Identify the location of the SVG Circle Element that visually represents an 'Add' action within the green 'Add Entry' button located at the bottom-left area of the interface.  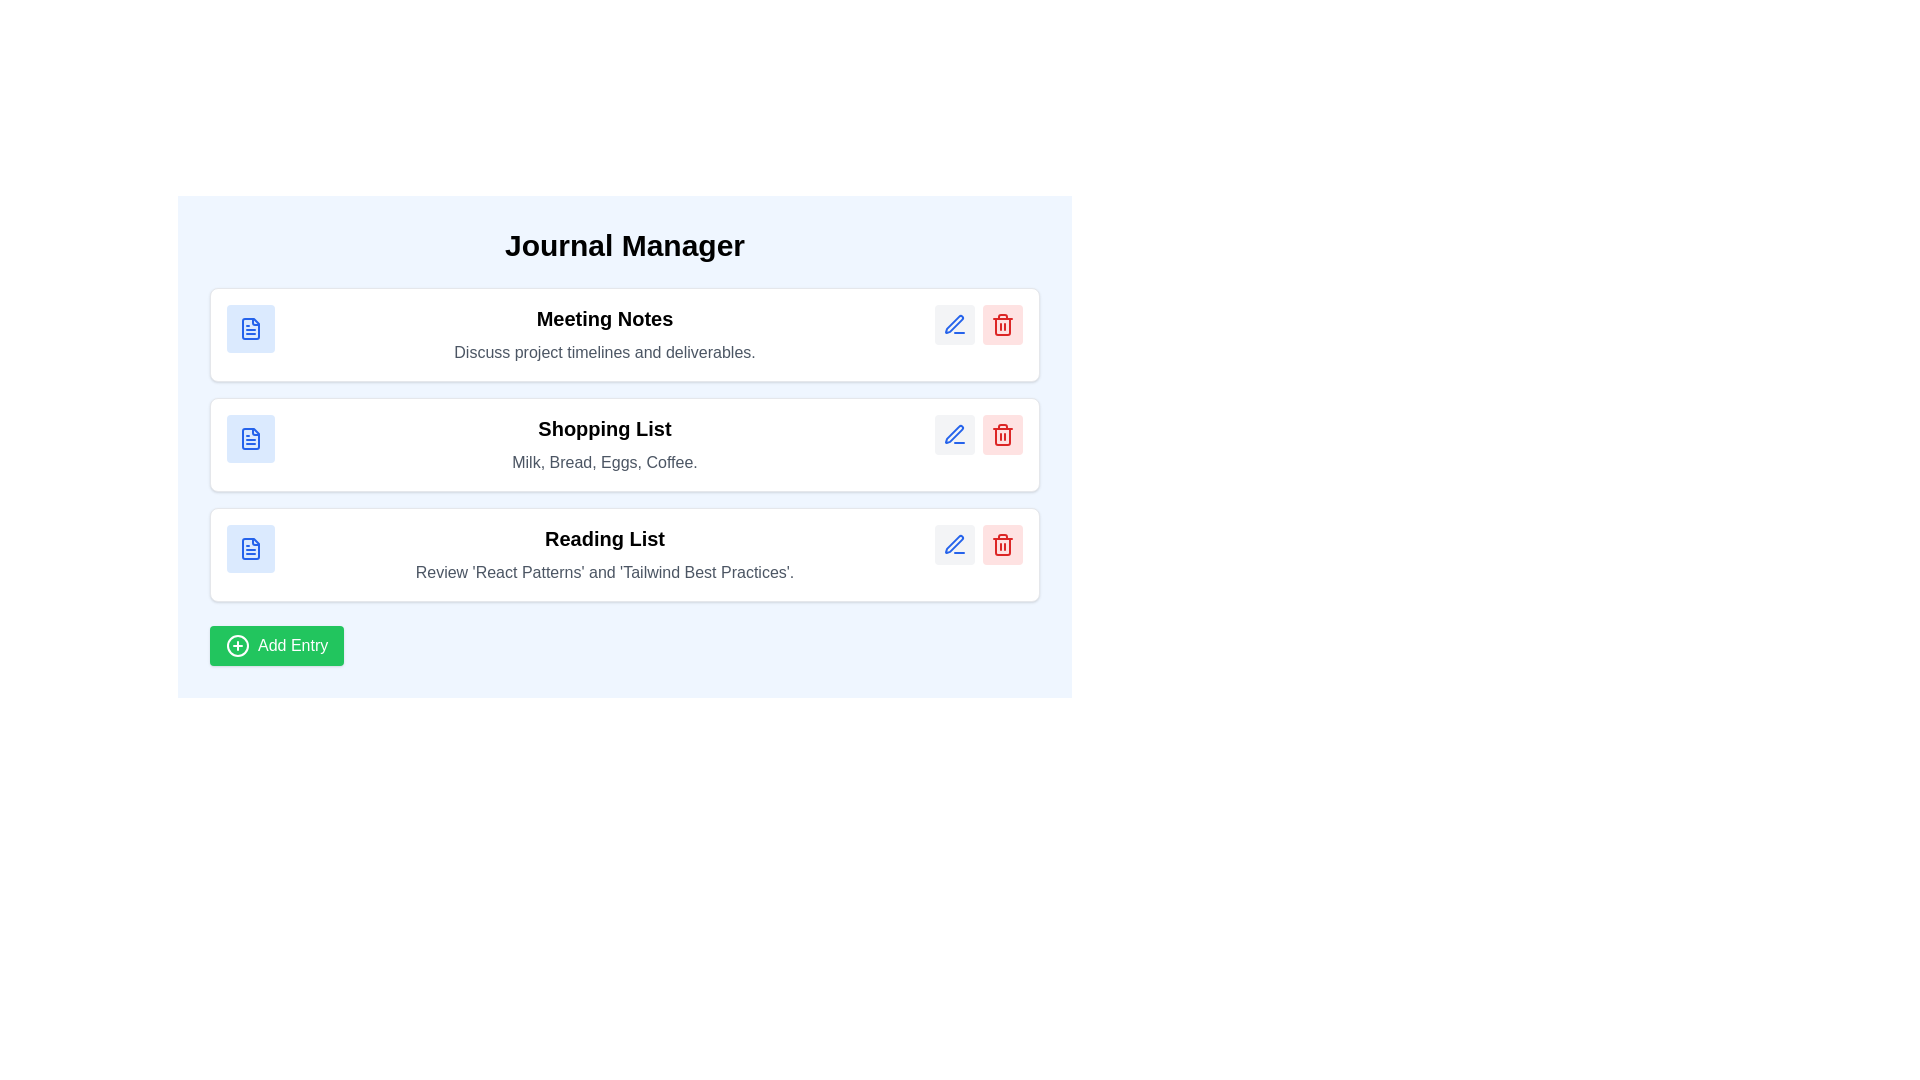
(238, 645).